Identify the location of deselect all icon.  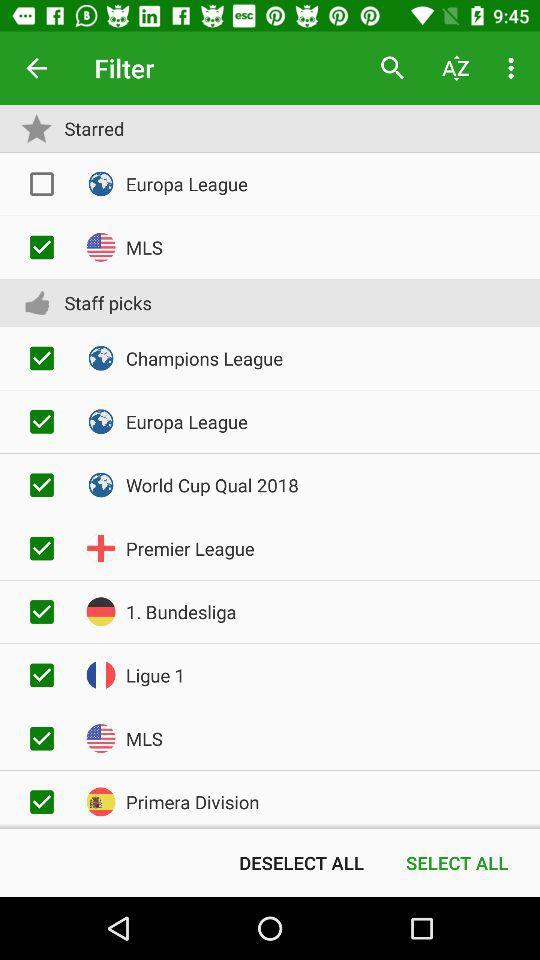
(300, 861).